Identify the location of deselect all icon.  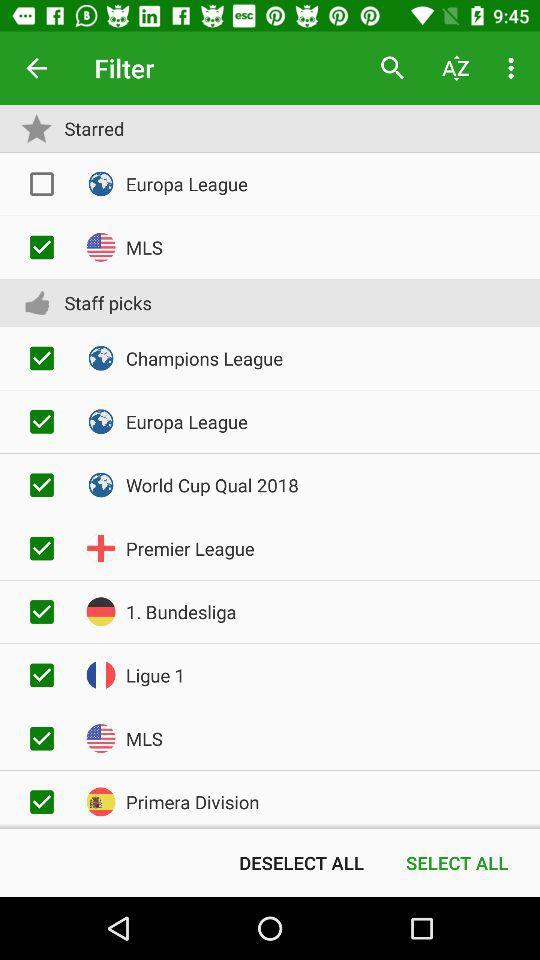
(300, 861).